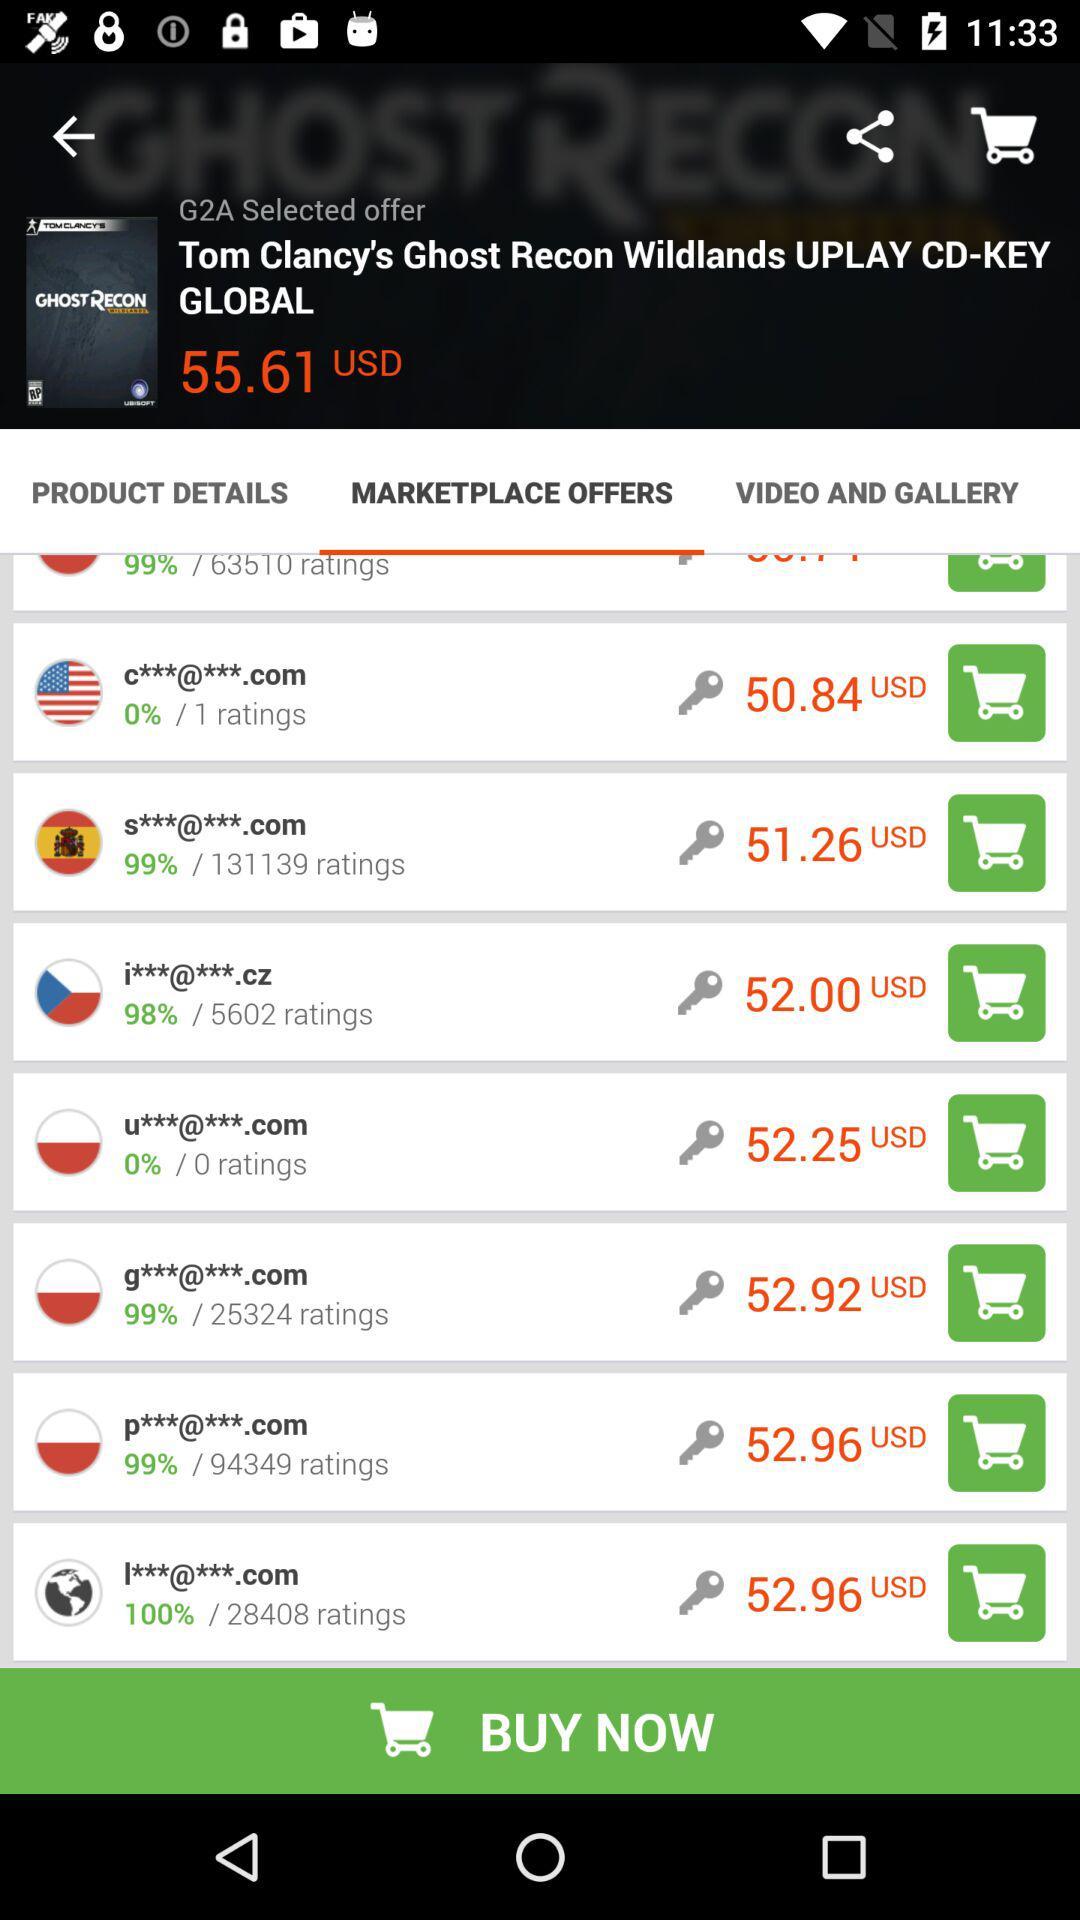  What do you see at coordinates (996, 1443) in the screenshot?
I see `to cart` at bounding box center [996, 1443].